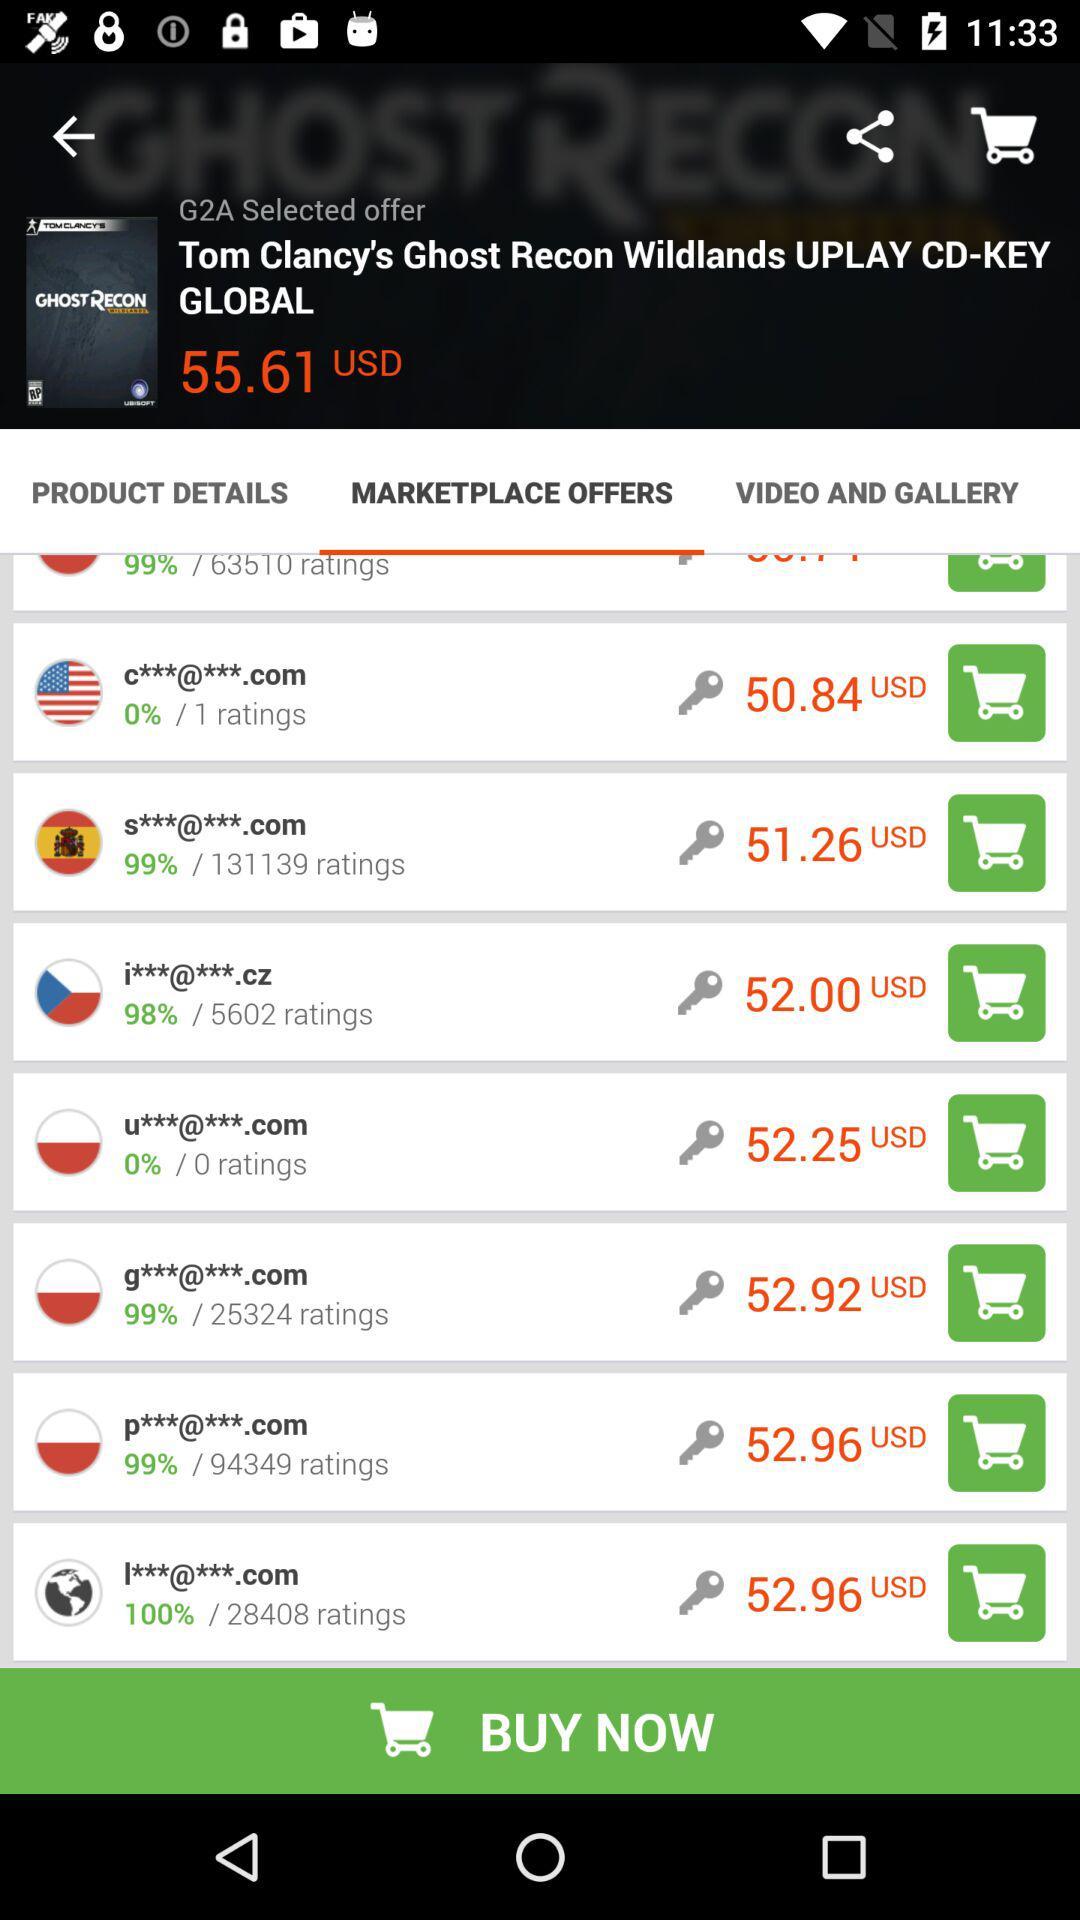  What do you see at coordinates (996, 1443) in the screenshot?
I see `to cart` at bounding box center [996, 1443].